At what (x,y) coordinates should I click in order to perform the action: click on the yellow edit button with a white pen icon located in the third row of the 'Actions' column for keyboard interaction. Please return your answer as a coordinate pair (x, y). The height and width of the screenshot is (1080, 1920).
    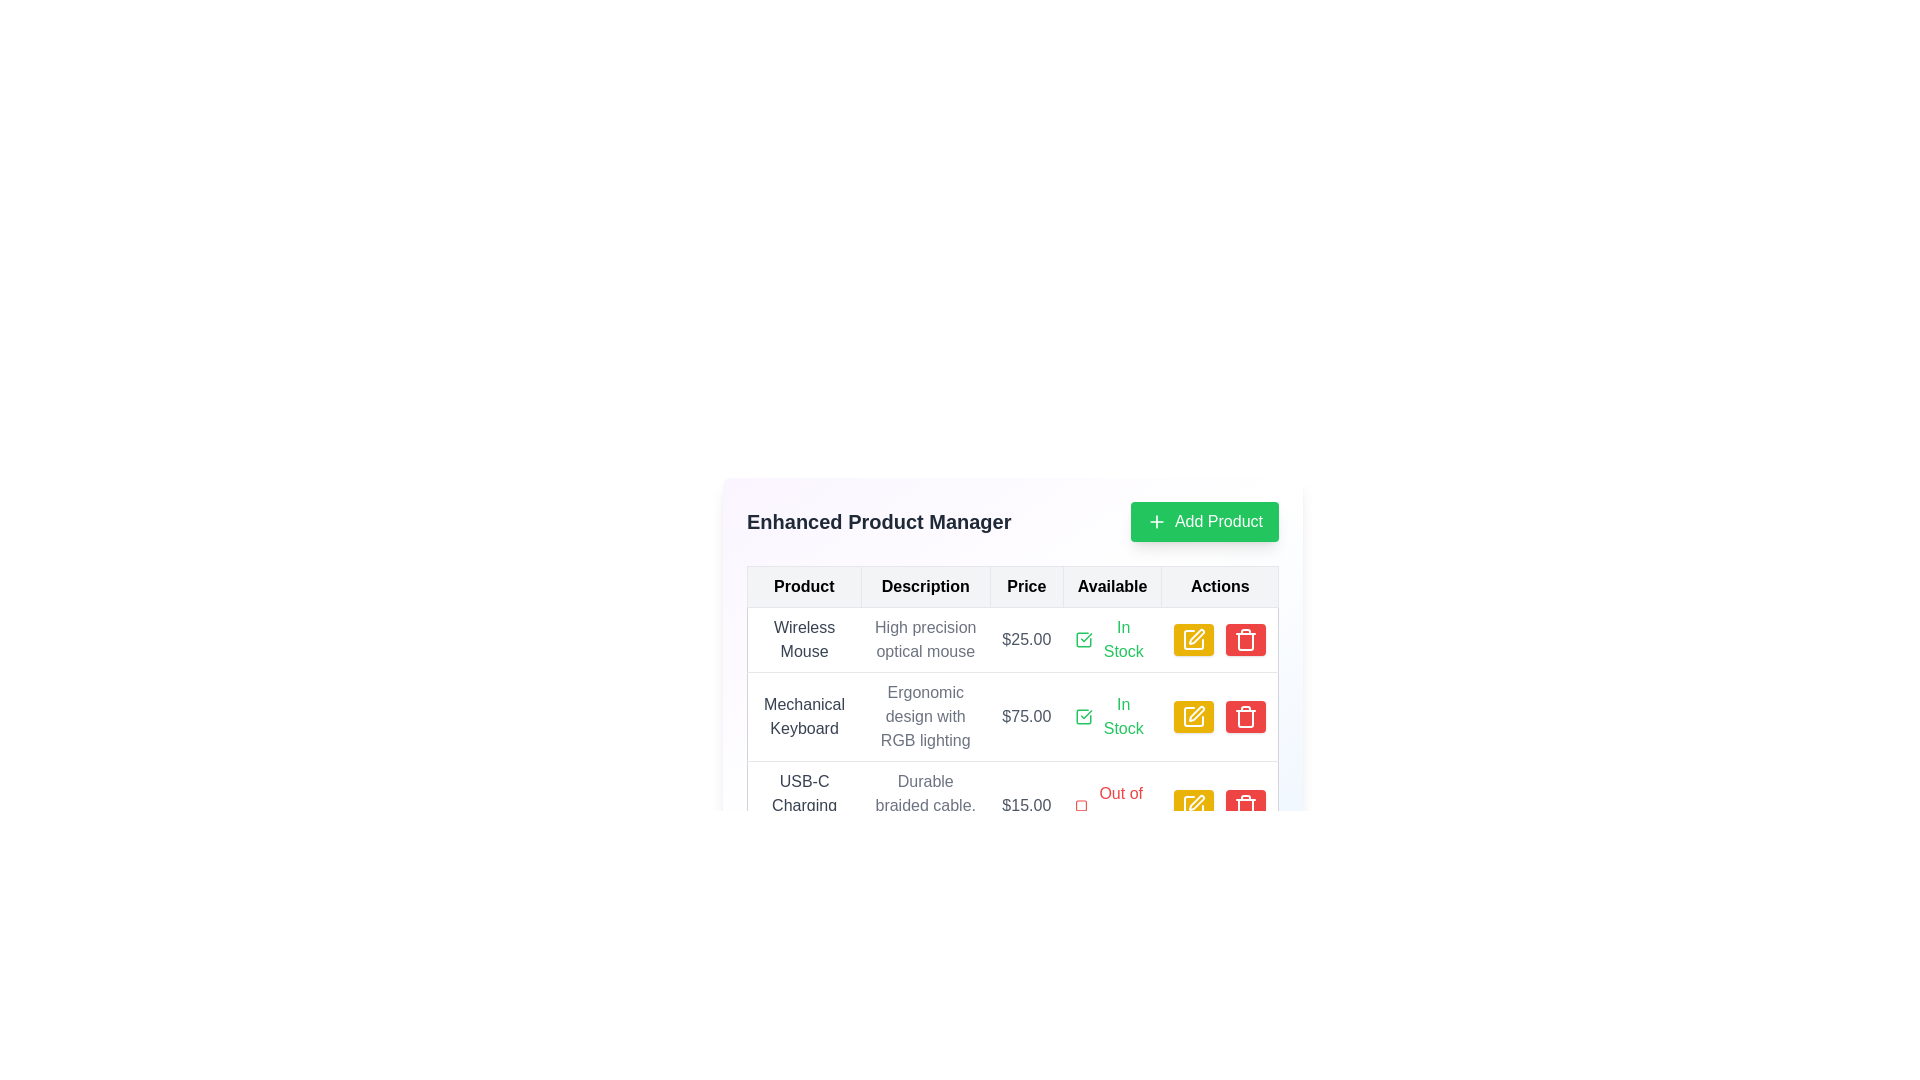
    Looking at the image, I should click on (1194, 640).